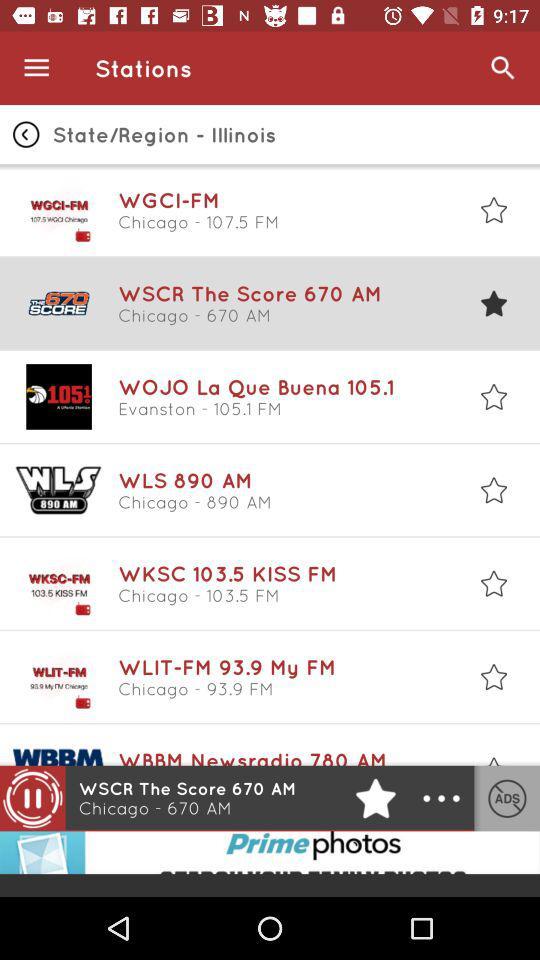  Describe the element at coordinates (31, 798) in the screenshot. I see `the pause icon` at that location.